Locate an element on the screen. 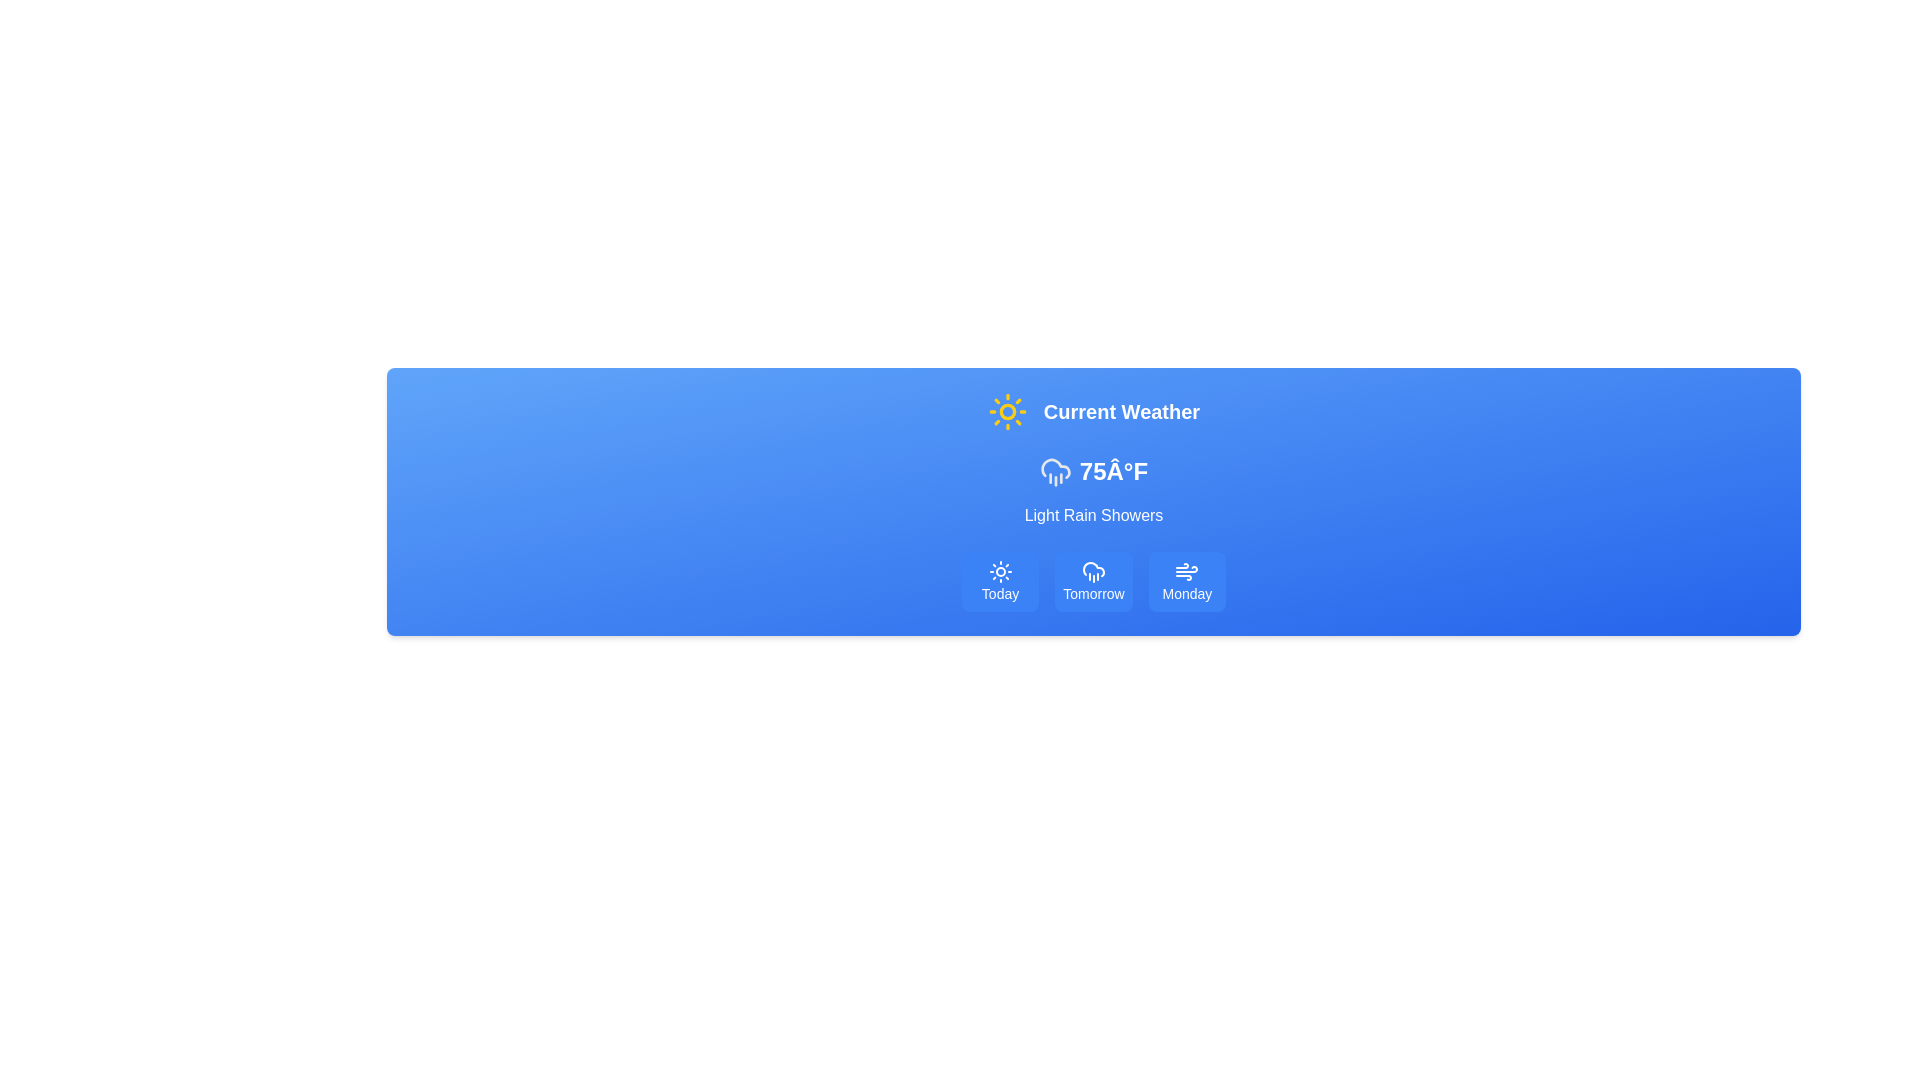 The height and width of the screenshot is (1080, 1920). the wind-related status icon, which is part of the 'Monday' button located at the bottom of the weather information area is located at coordinates (1187, 571).